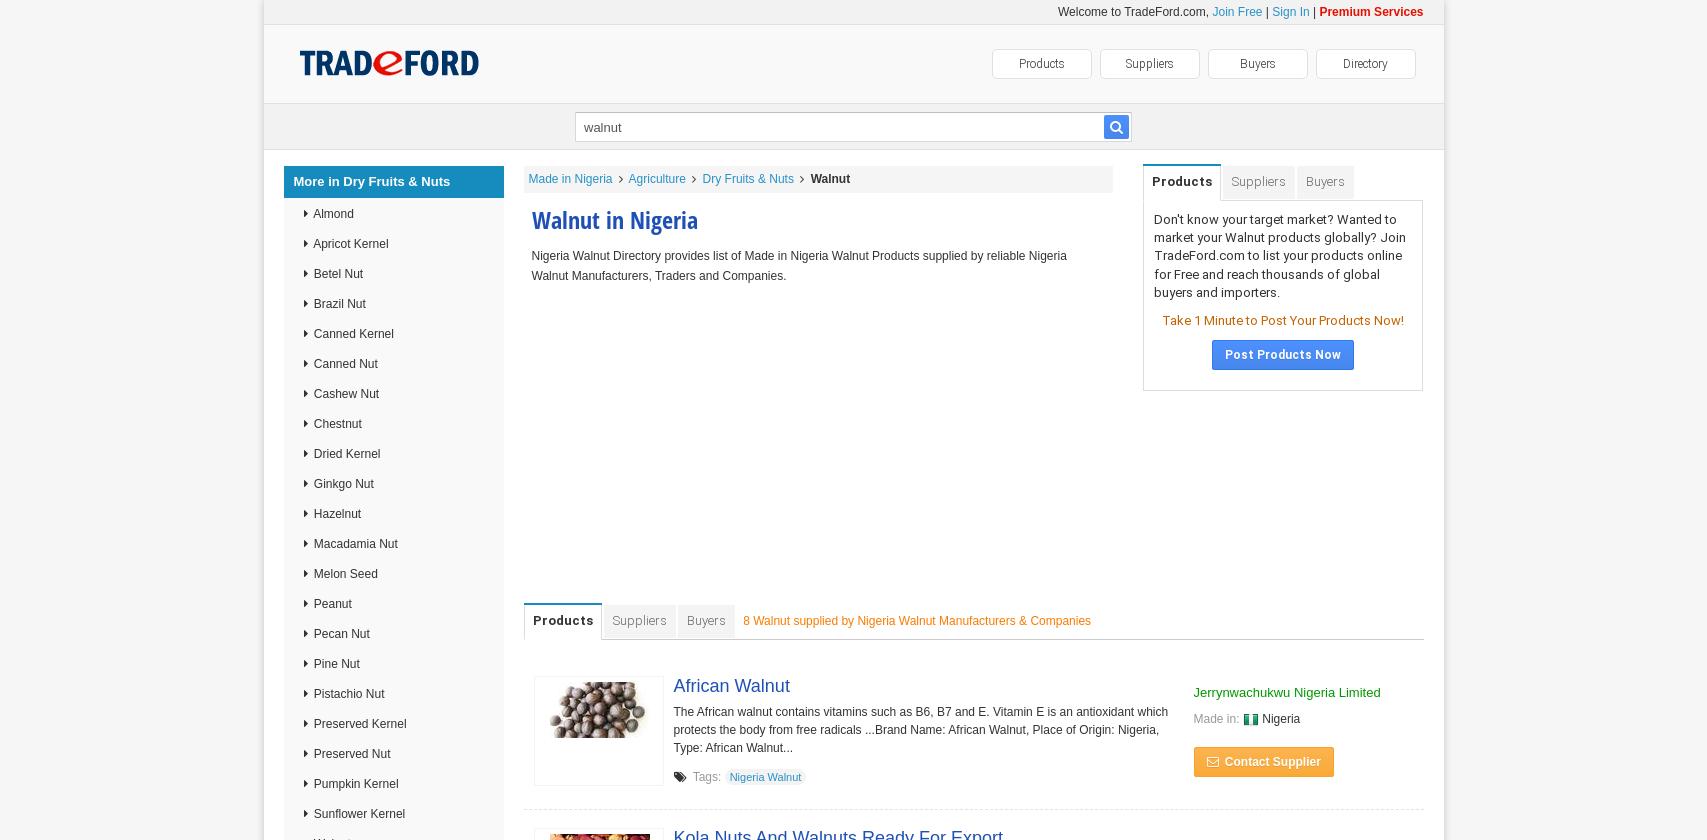 This screenshot has width=1707, height=840. I want to click on 'Hazelnut', so click(335, 513).